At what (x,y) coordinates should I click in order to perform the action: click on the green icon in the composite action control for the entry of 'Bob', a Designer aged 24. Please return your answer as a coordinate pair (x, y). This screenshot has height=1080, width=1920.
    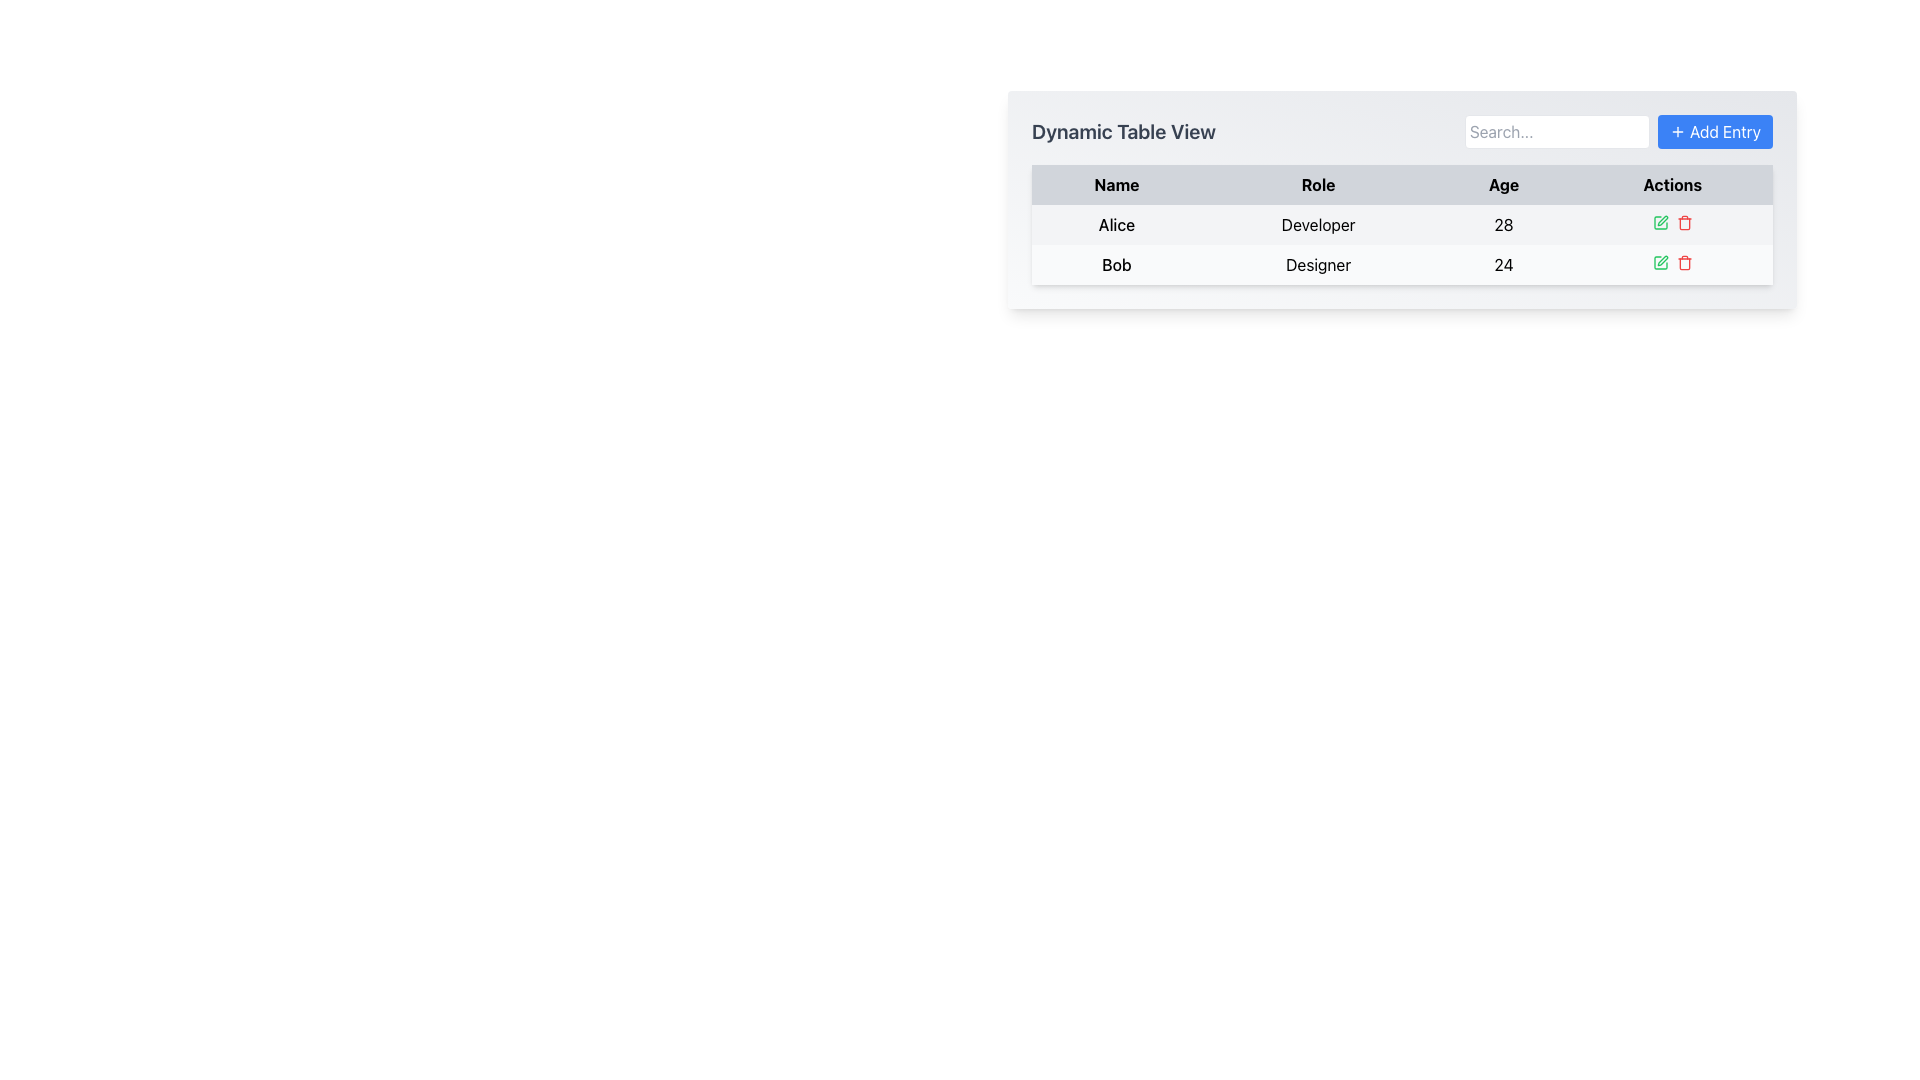
    Looking at the image, I should click on (1672, 264).